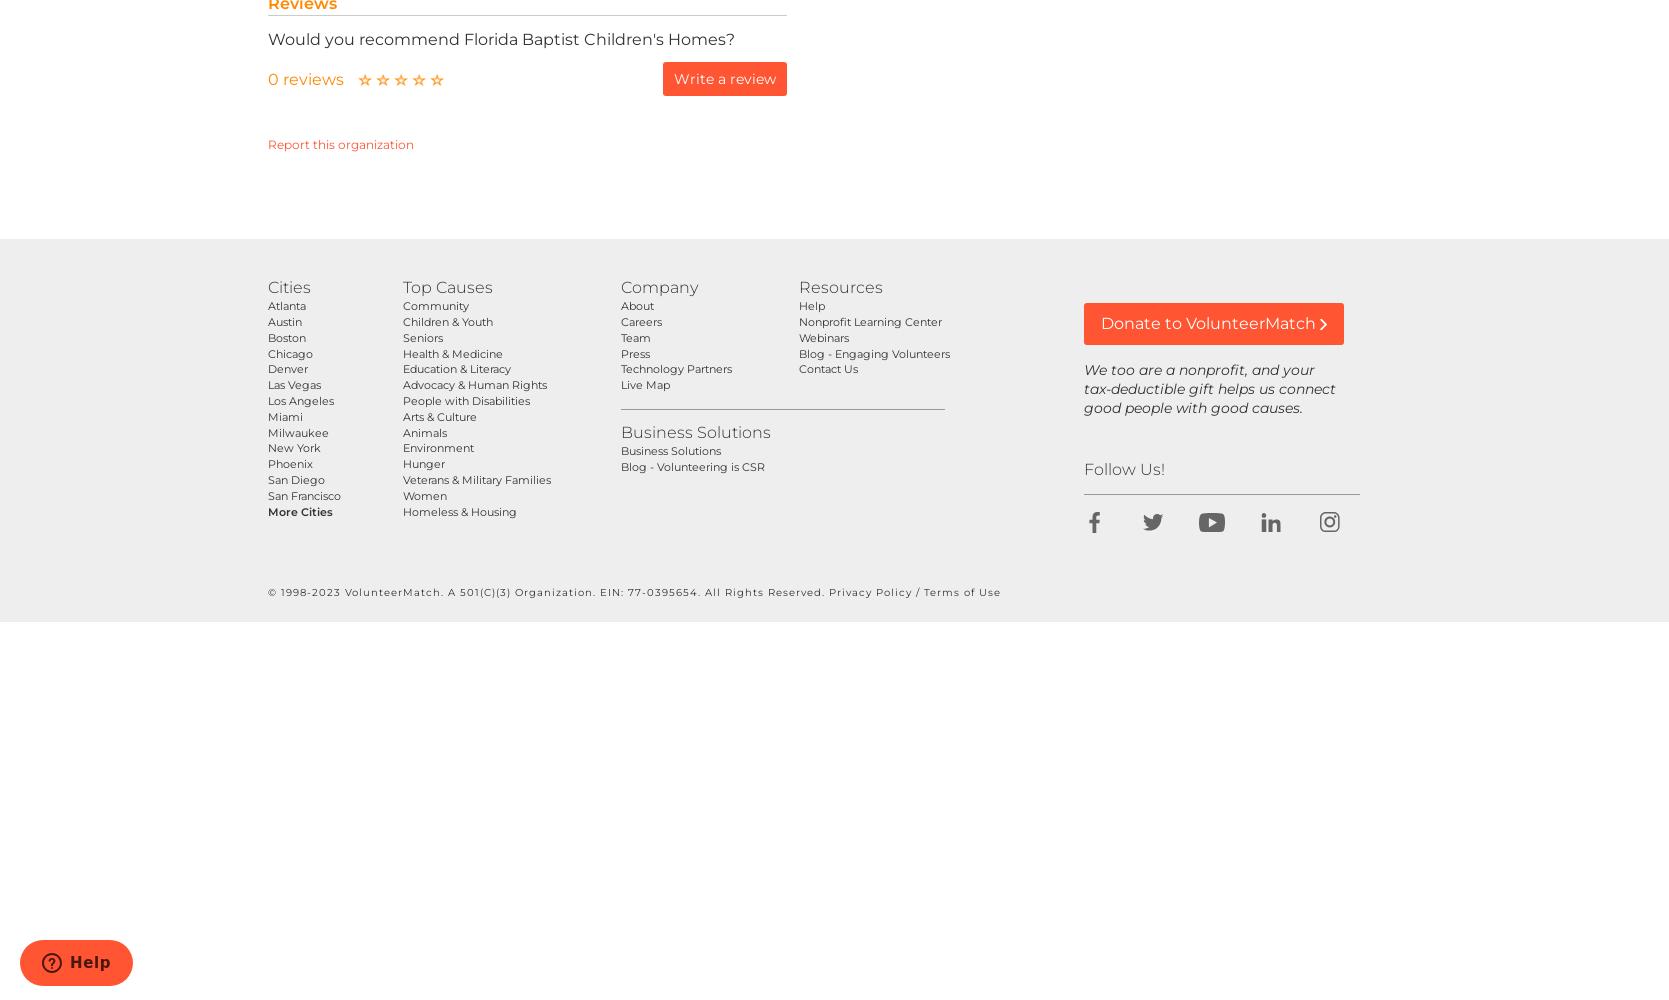 Image resolution: width=1669 pixels, height=1000 pixels. I want to click on 'Environment', so click(437, 447).